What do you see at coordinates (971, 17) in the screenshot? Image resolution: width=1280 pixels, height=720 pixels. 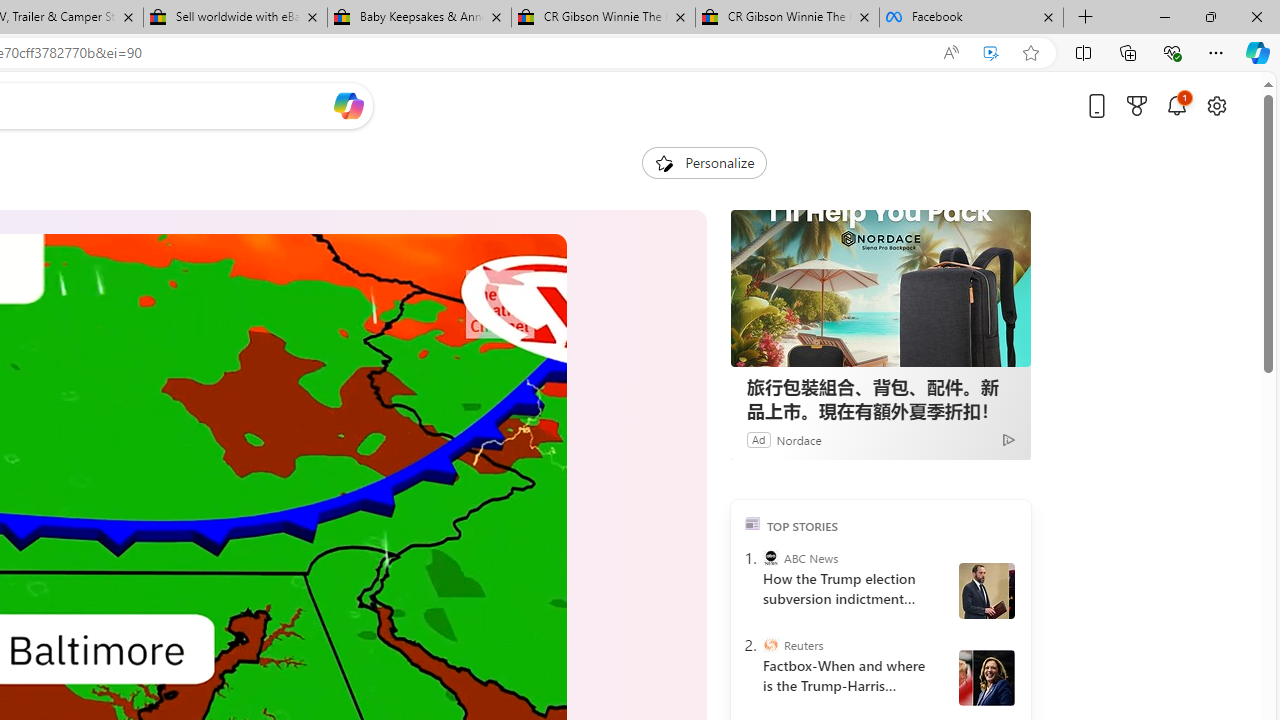 I see `'Facebook'` at bounding box center [971, 17].